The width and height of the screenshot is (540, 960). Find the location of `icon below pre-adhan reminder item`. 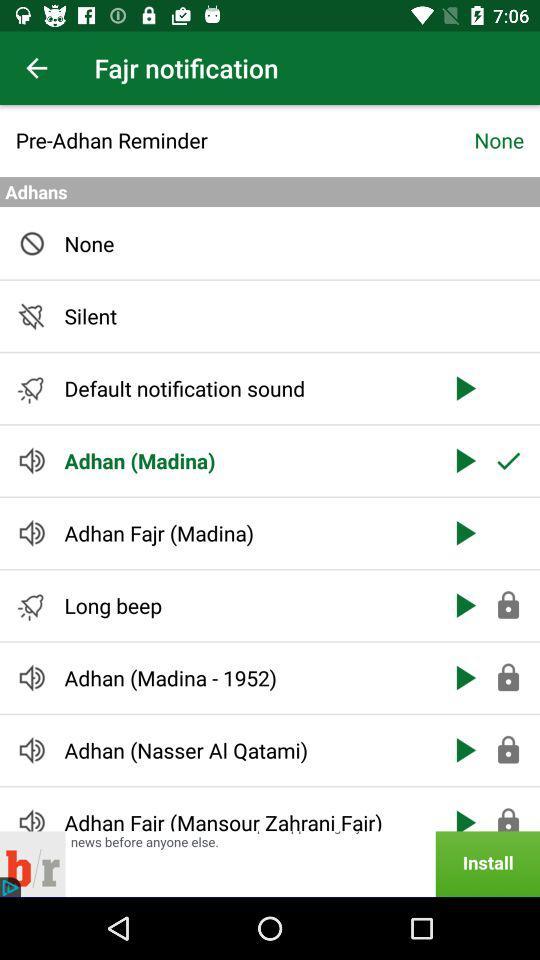

icon below pre-adhan reminder item is located at coordinates (270, 192).